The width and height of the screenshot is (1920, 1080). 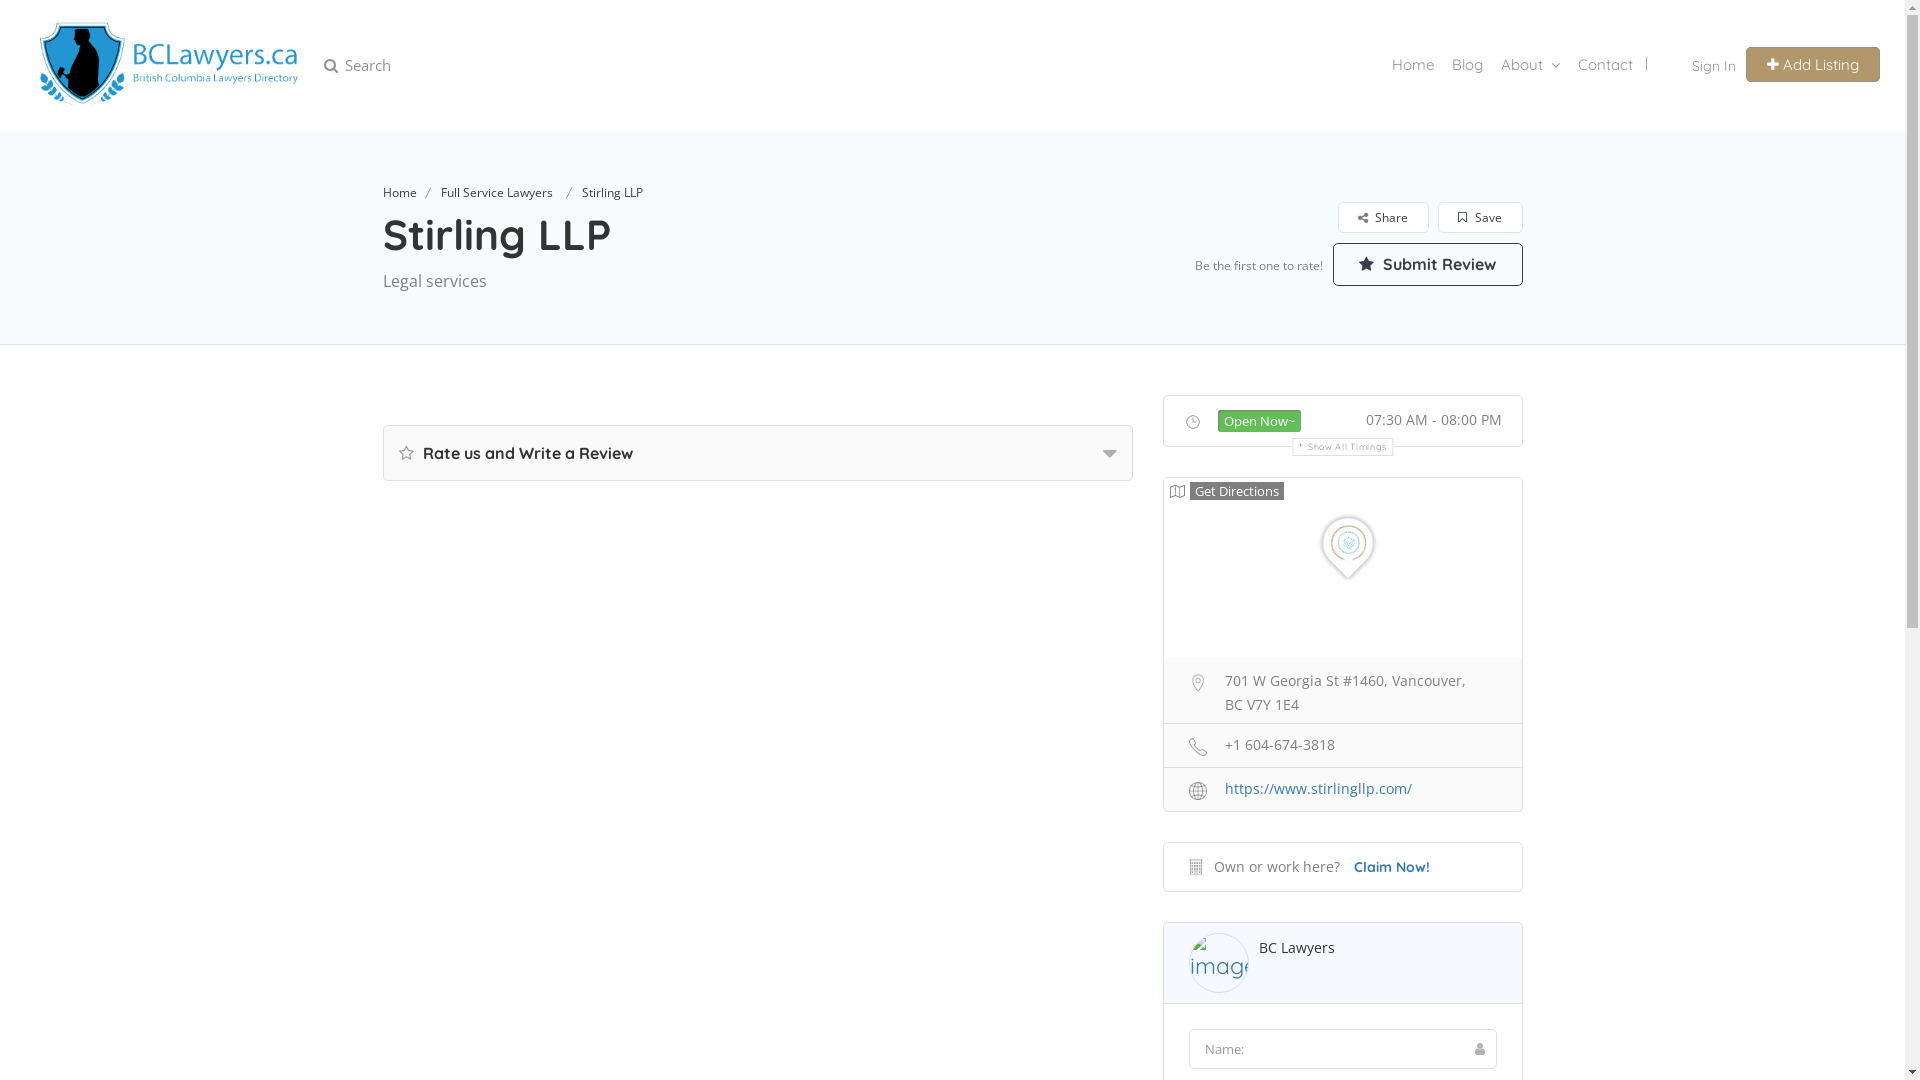 I want to click on 'Show All Timings', so click(x=1342, y=446).